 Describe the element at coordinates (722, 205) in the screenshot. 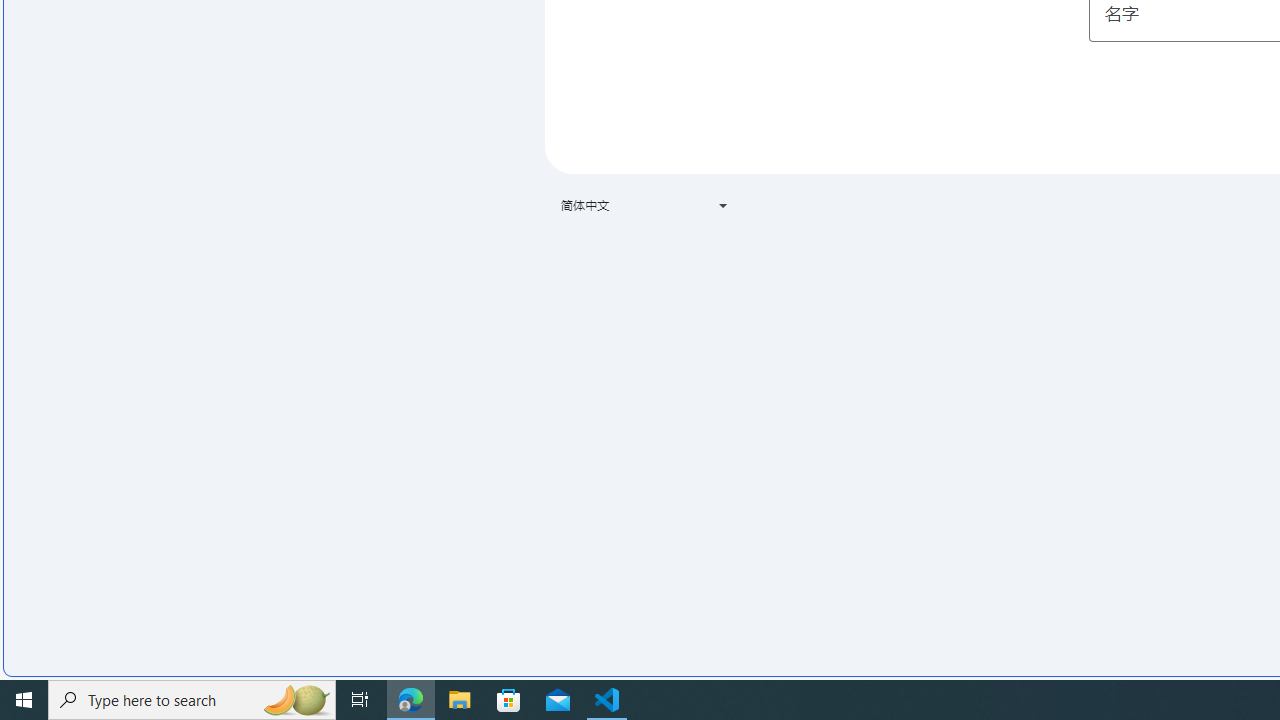

I see `'Class: VfPpkd-t08AT-Bz112c-Bd00G'` at that location.